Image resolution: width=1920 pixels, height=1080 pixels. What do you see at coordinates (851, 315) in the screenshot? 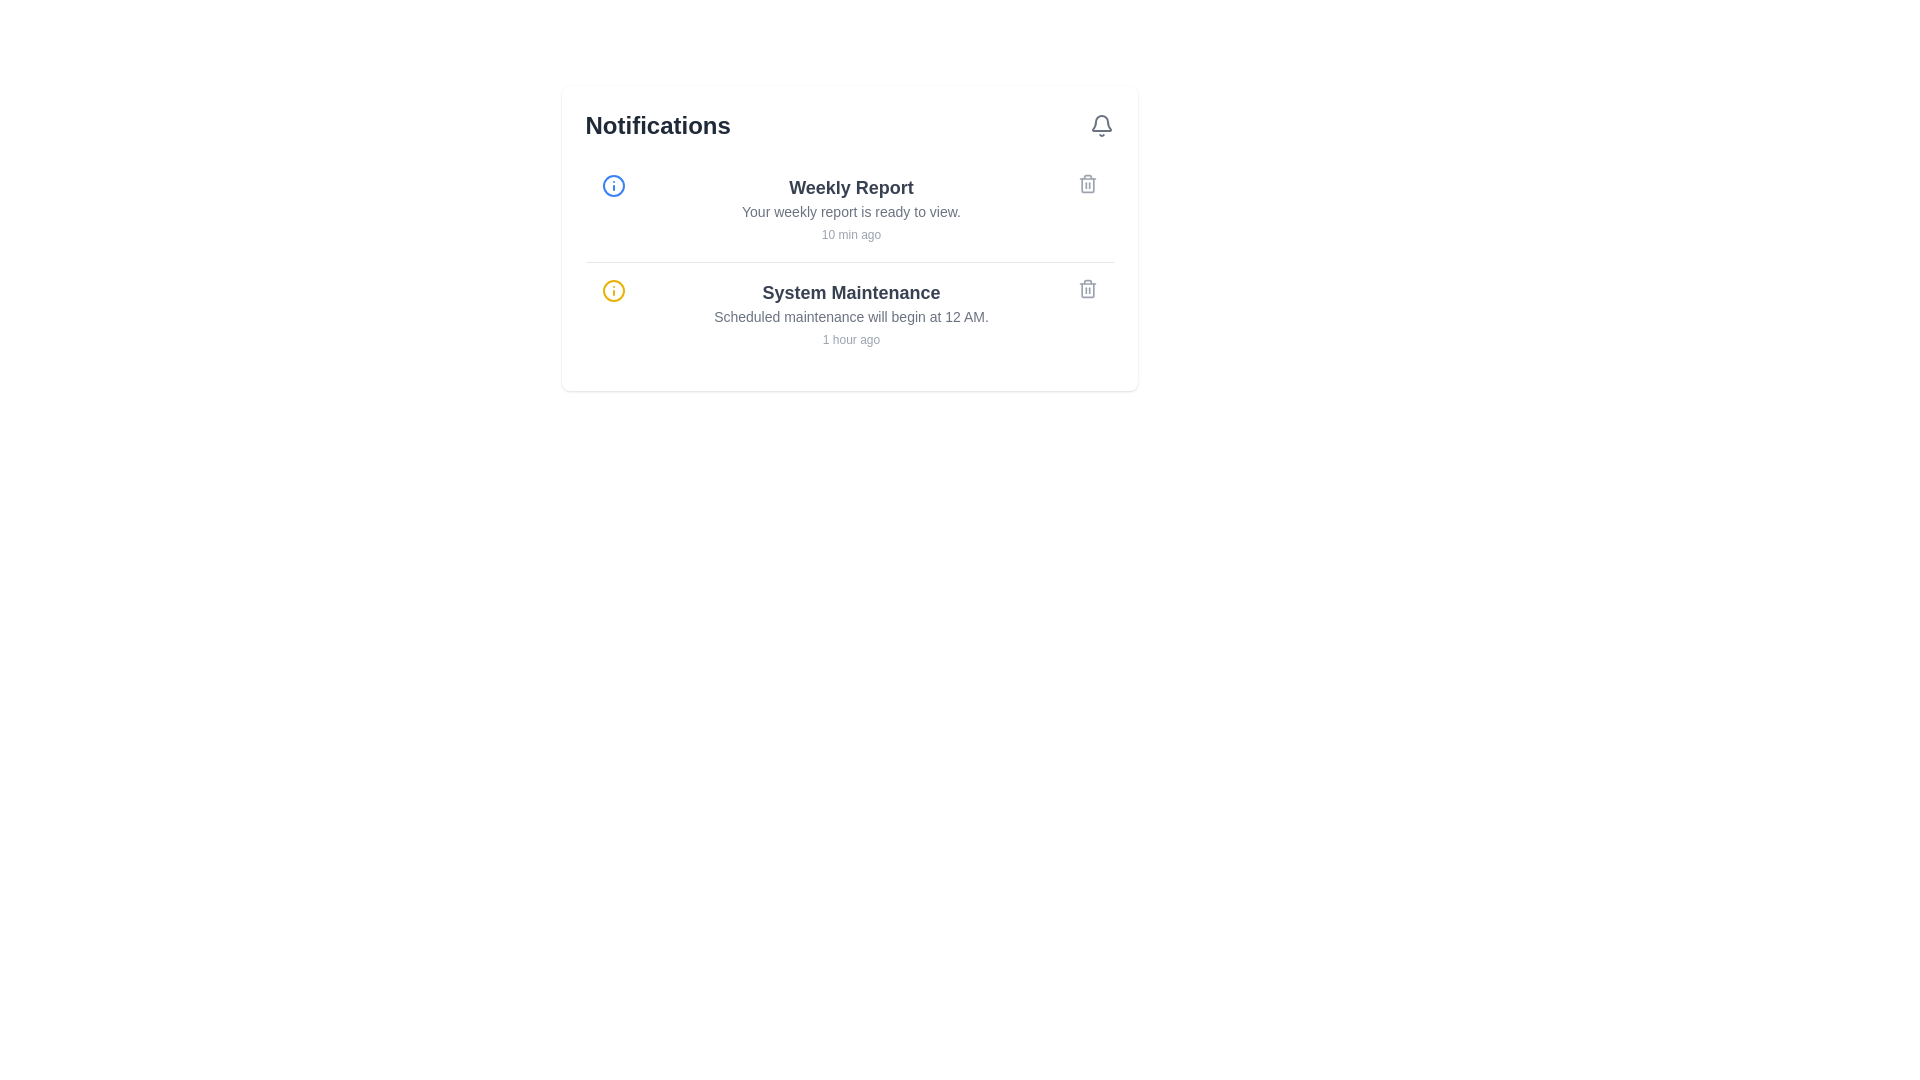
I see `the Text Label providing details about the timing of maintenance activities within the 'System Maintenance' notification card` at bounding box center [851, 315].